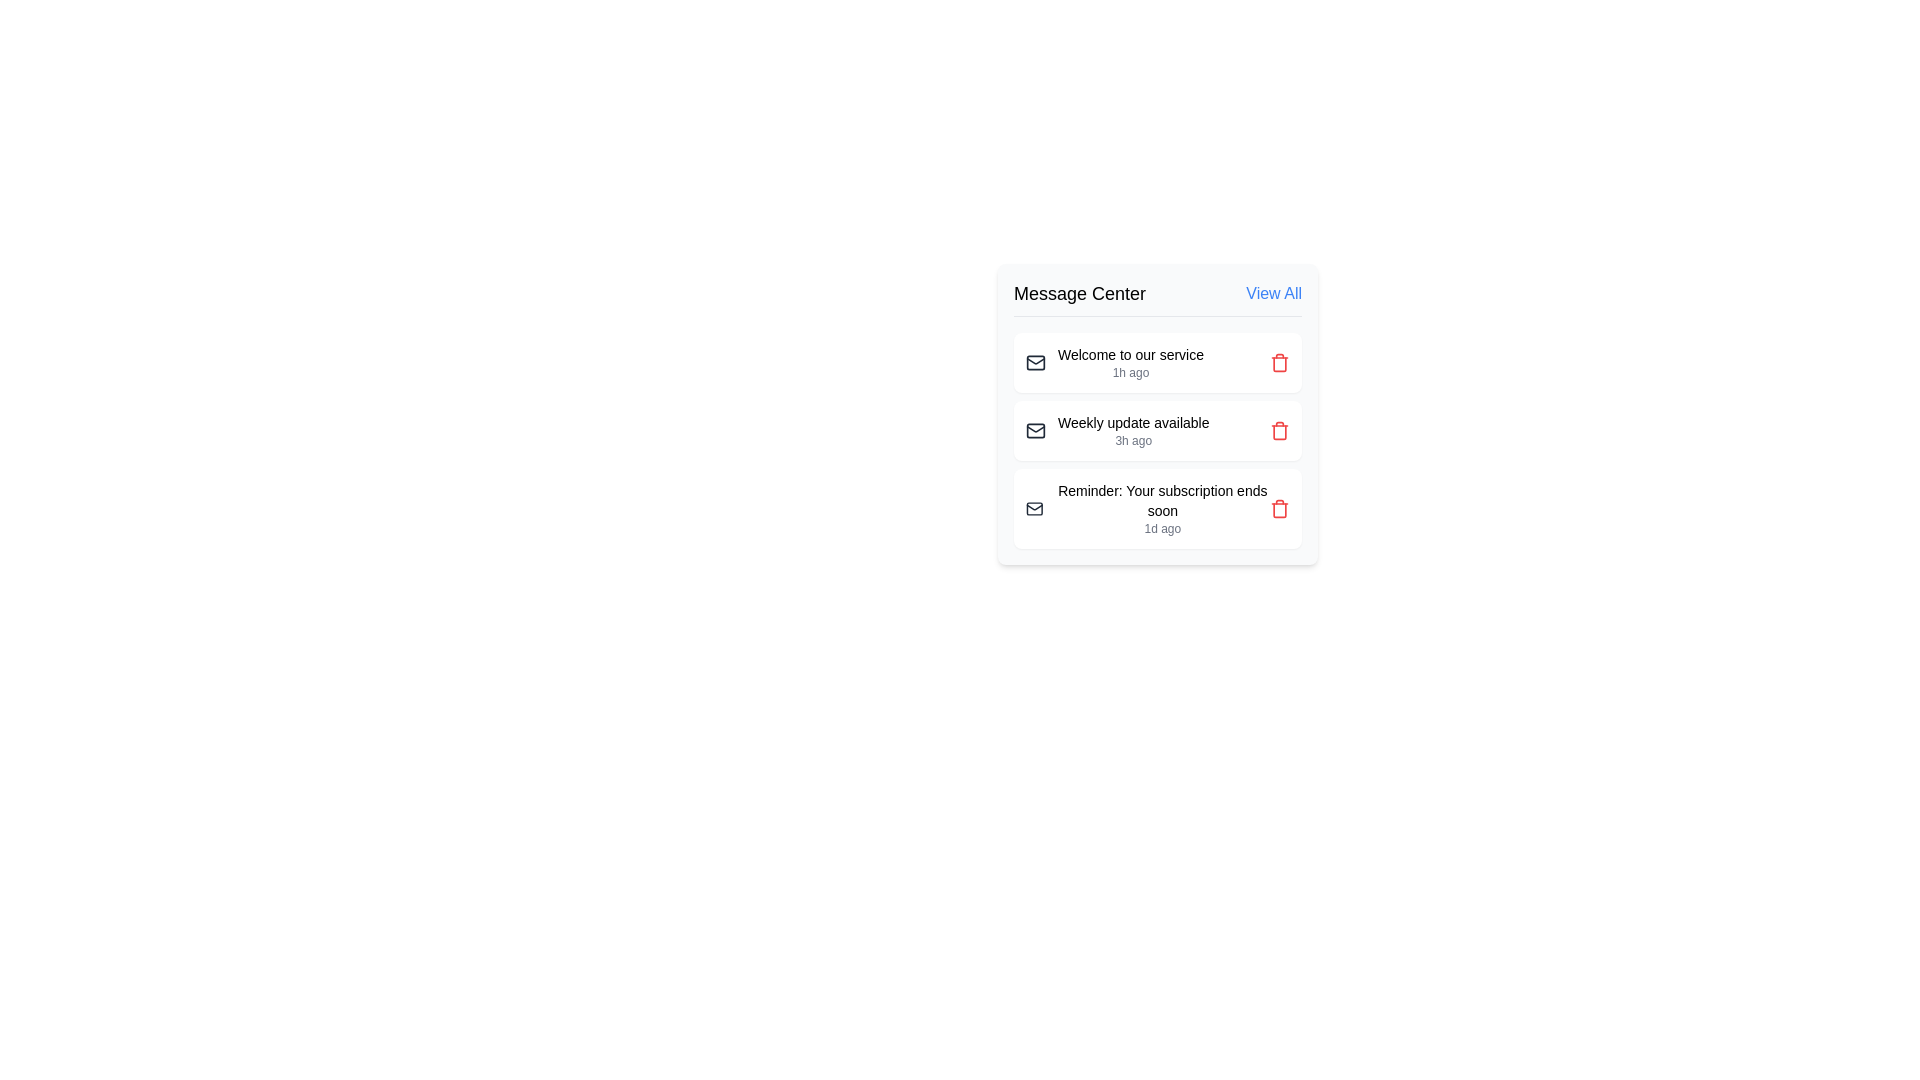  Describe the element at coordinates (1162, 508) in the screenshot. I see `the notification entry stating 'Reminder: Your subscription ends soon' in the Message Center` at that location.